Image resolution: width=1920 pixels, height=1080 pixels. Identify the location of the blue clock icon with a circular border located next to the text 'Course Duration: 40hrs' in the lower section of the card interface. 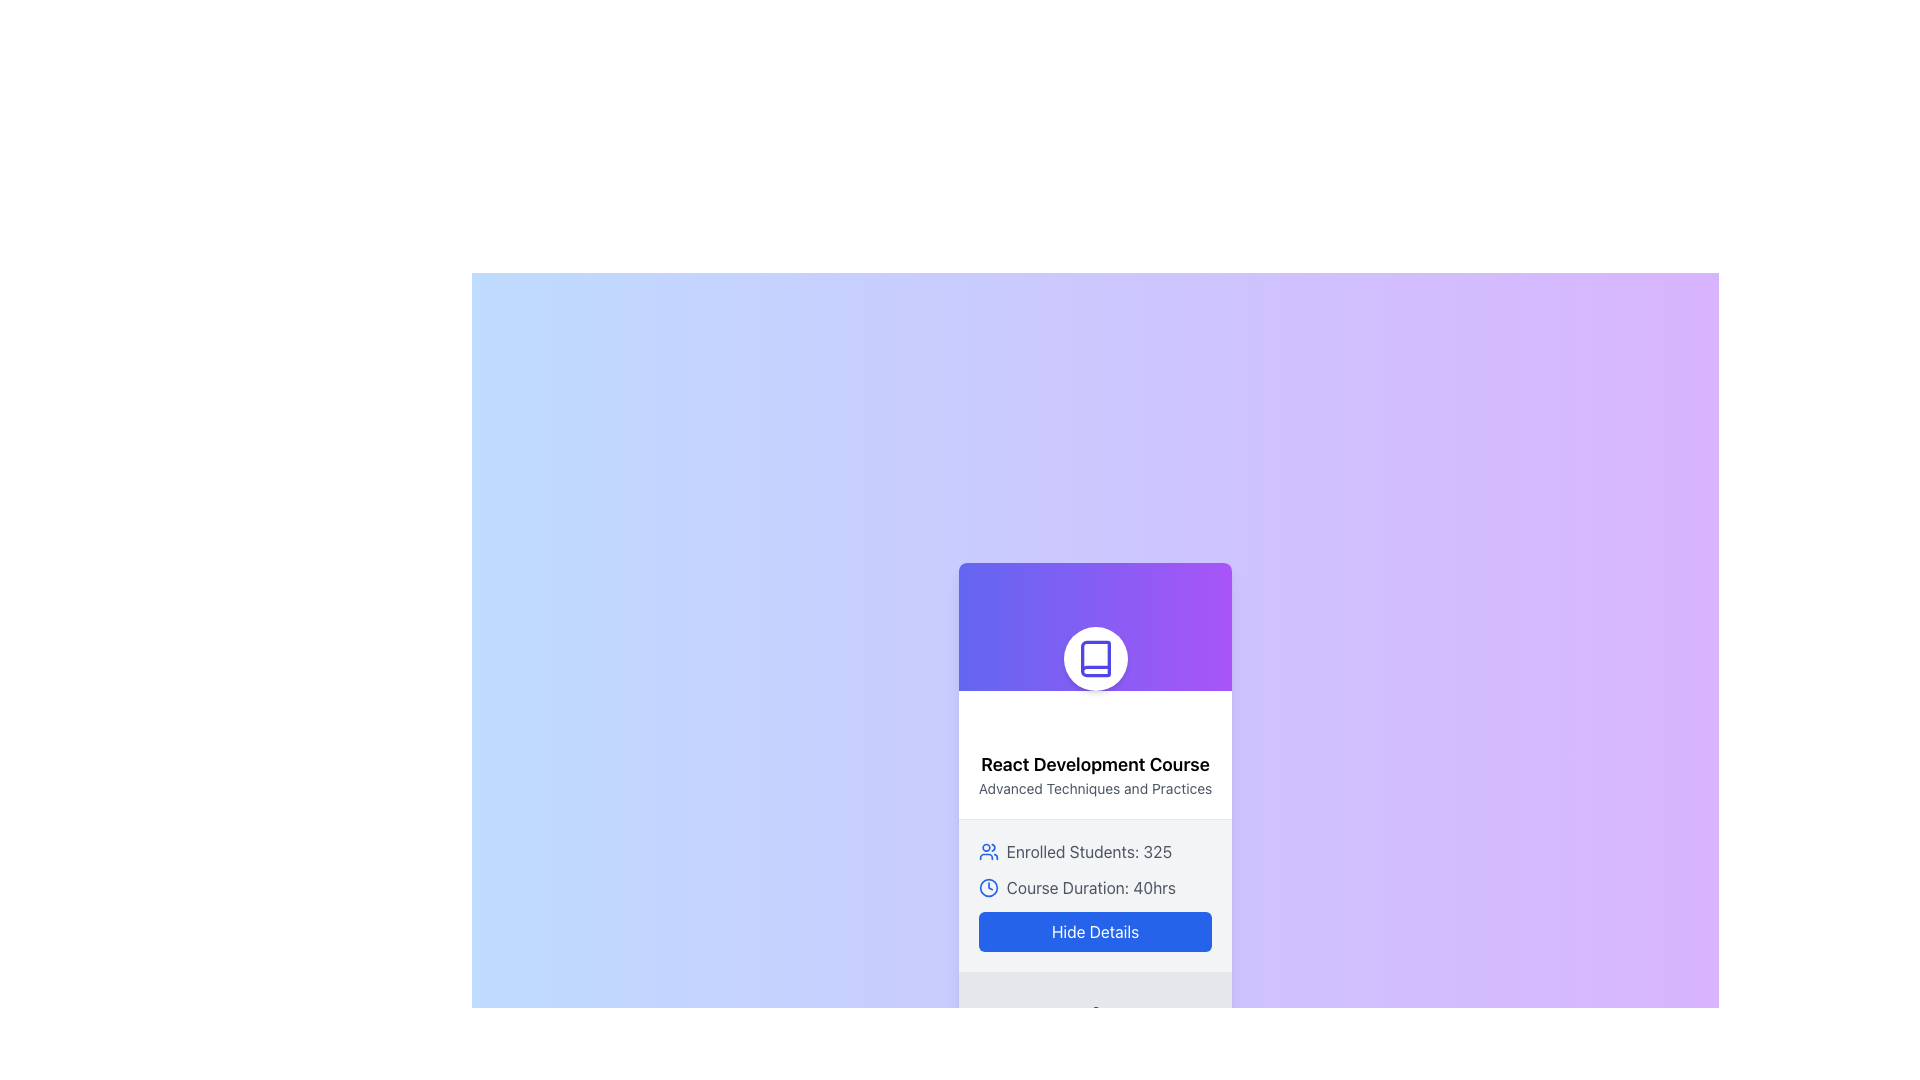
(988, 886).